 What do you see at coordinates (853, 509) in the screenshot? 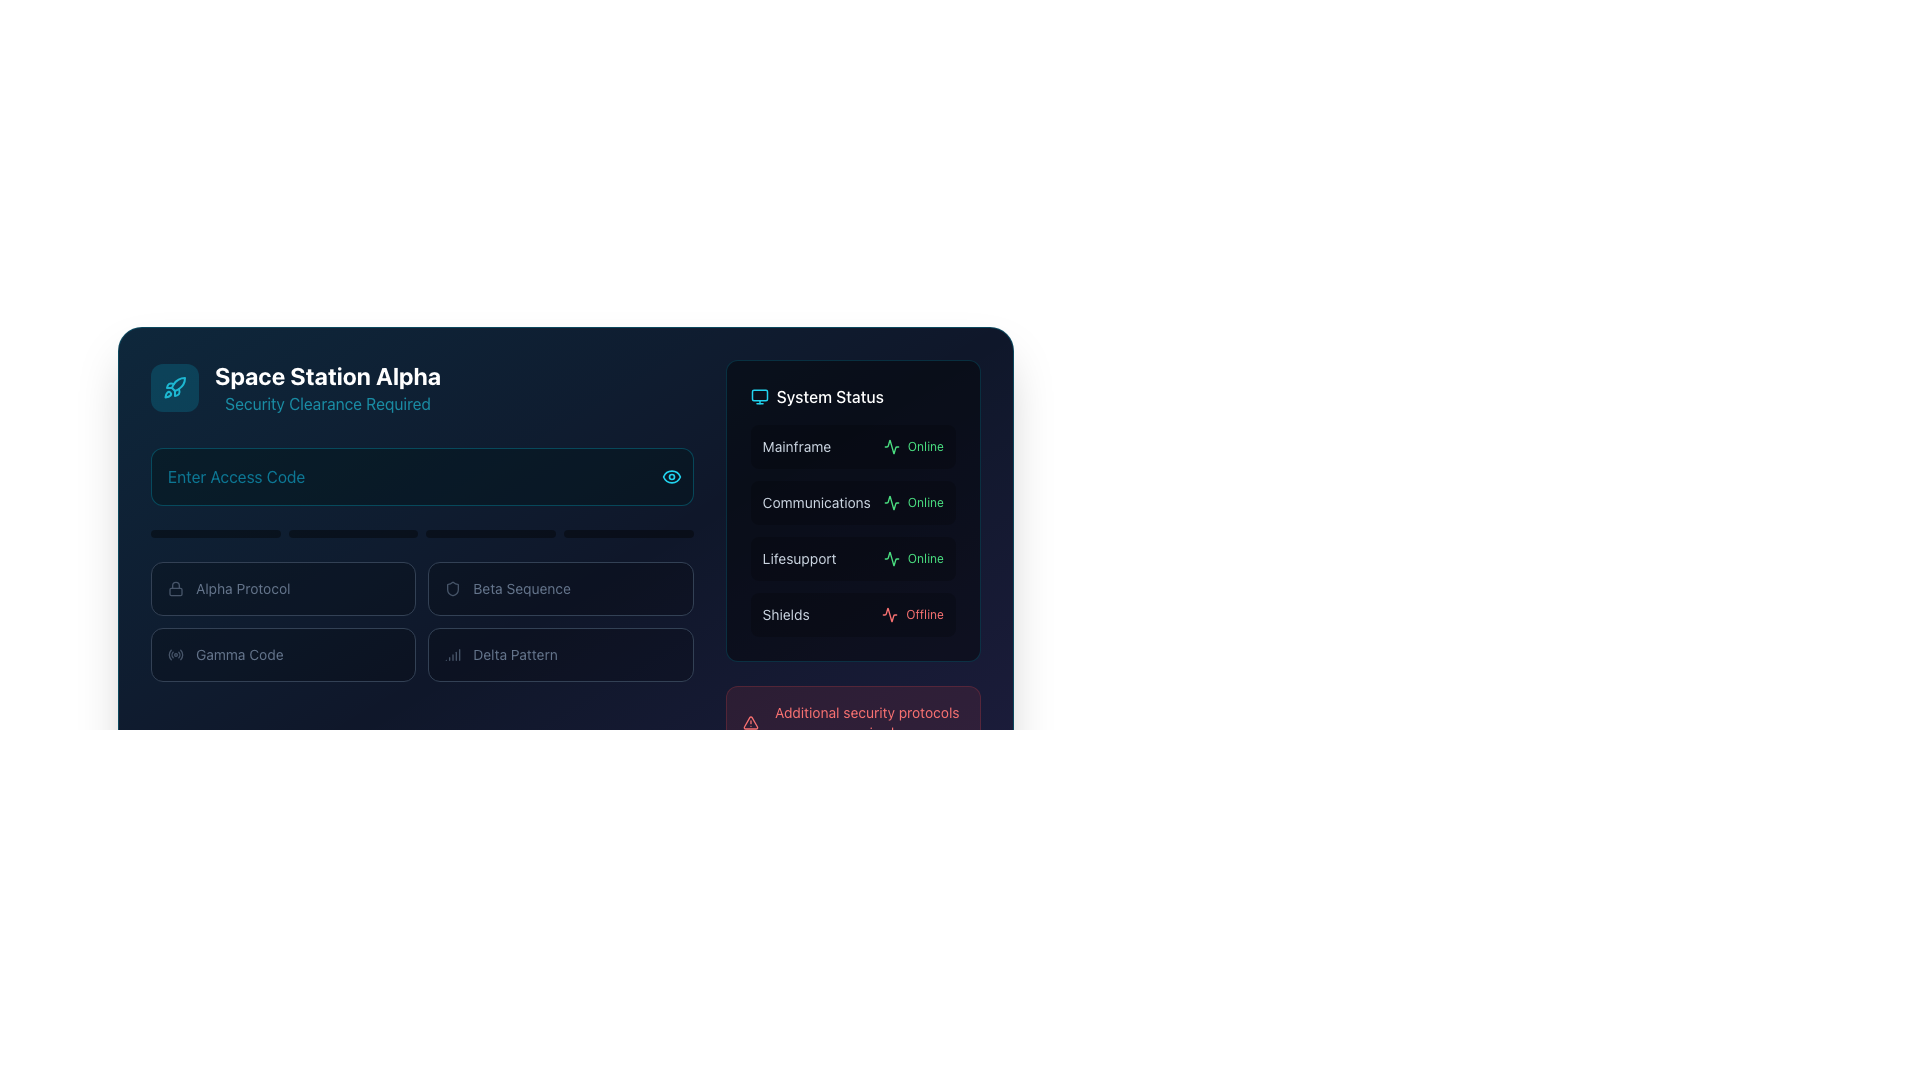
I see `the Status indicator component, which visually presents the current statuses of different systems in the upper right portion of the interface` at bounding box center [853, 509].